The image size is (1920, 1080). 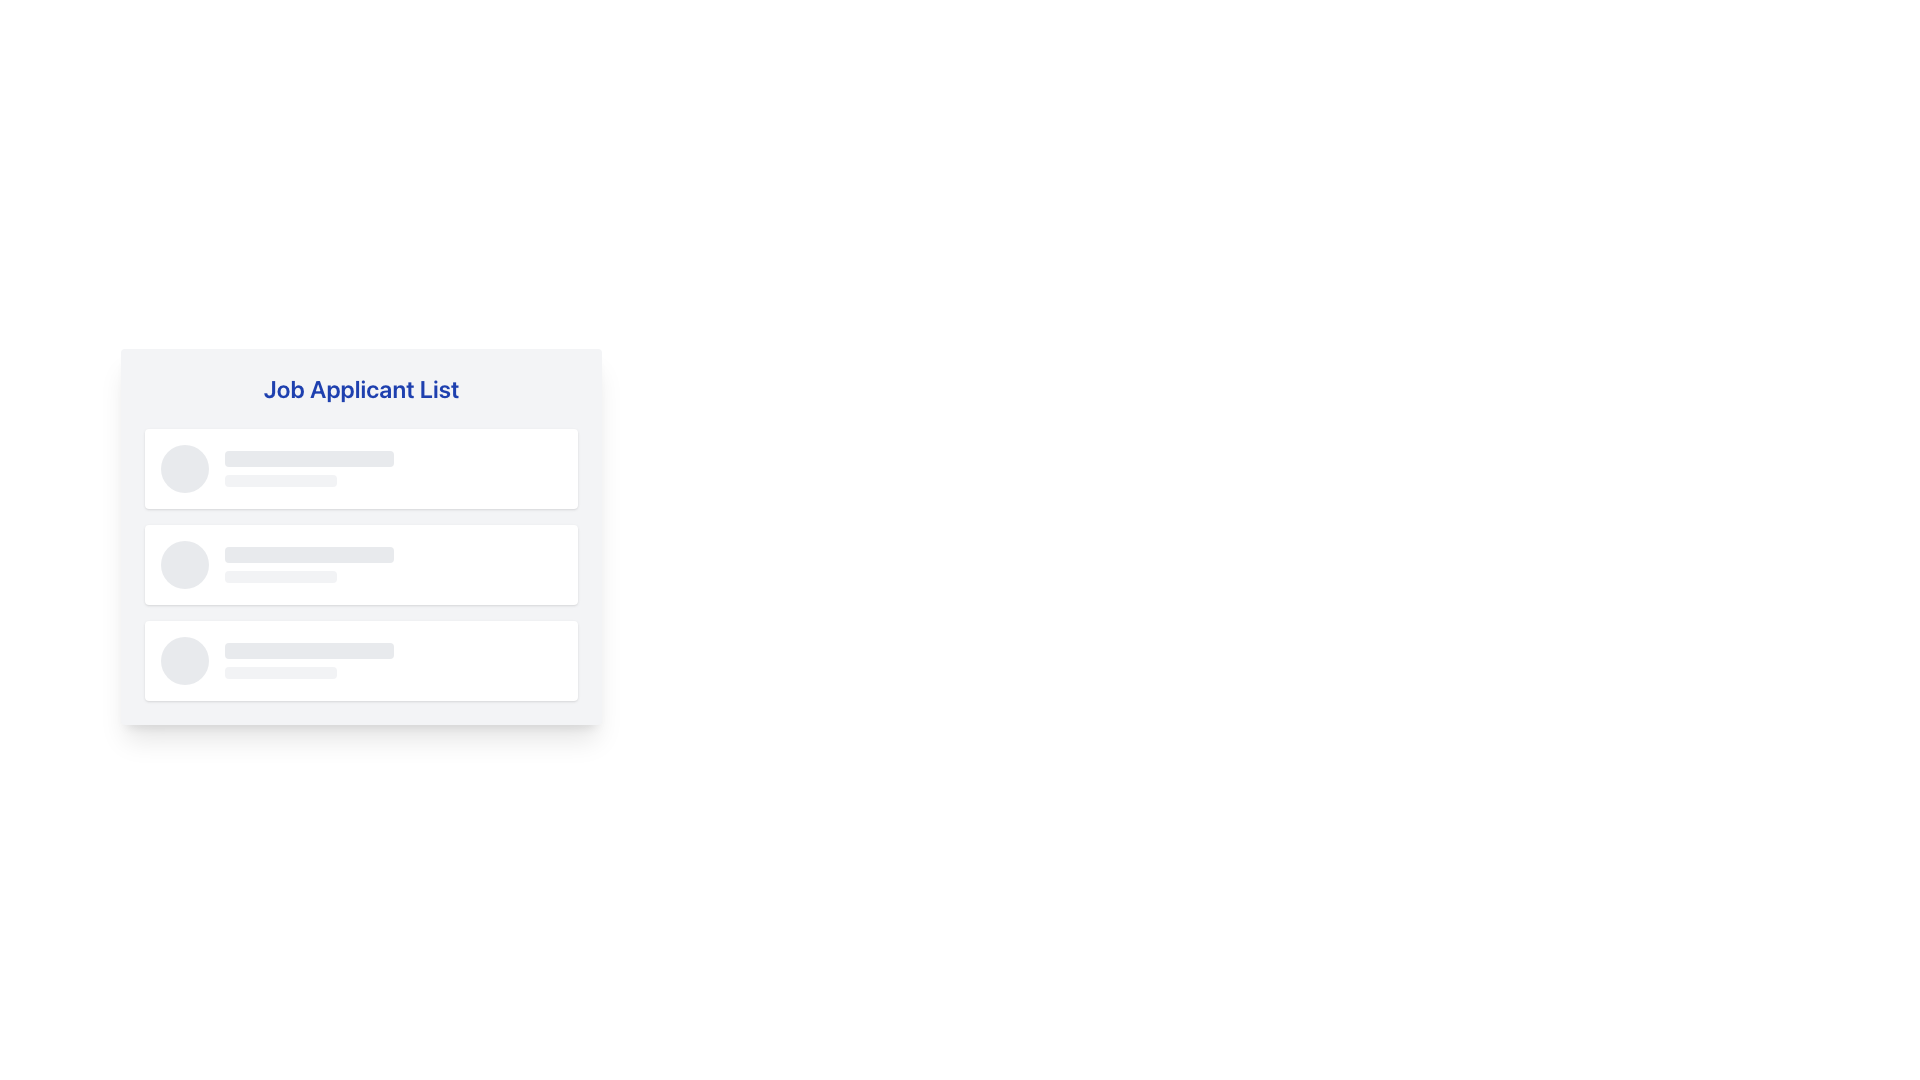 I want to click on the Placeholder block located to the right of the avatar in the second item of the 'Job Applicant List', indicating that content is being fetched, so click(x=393, y=564).